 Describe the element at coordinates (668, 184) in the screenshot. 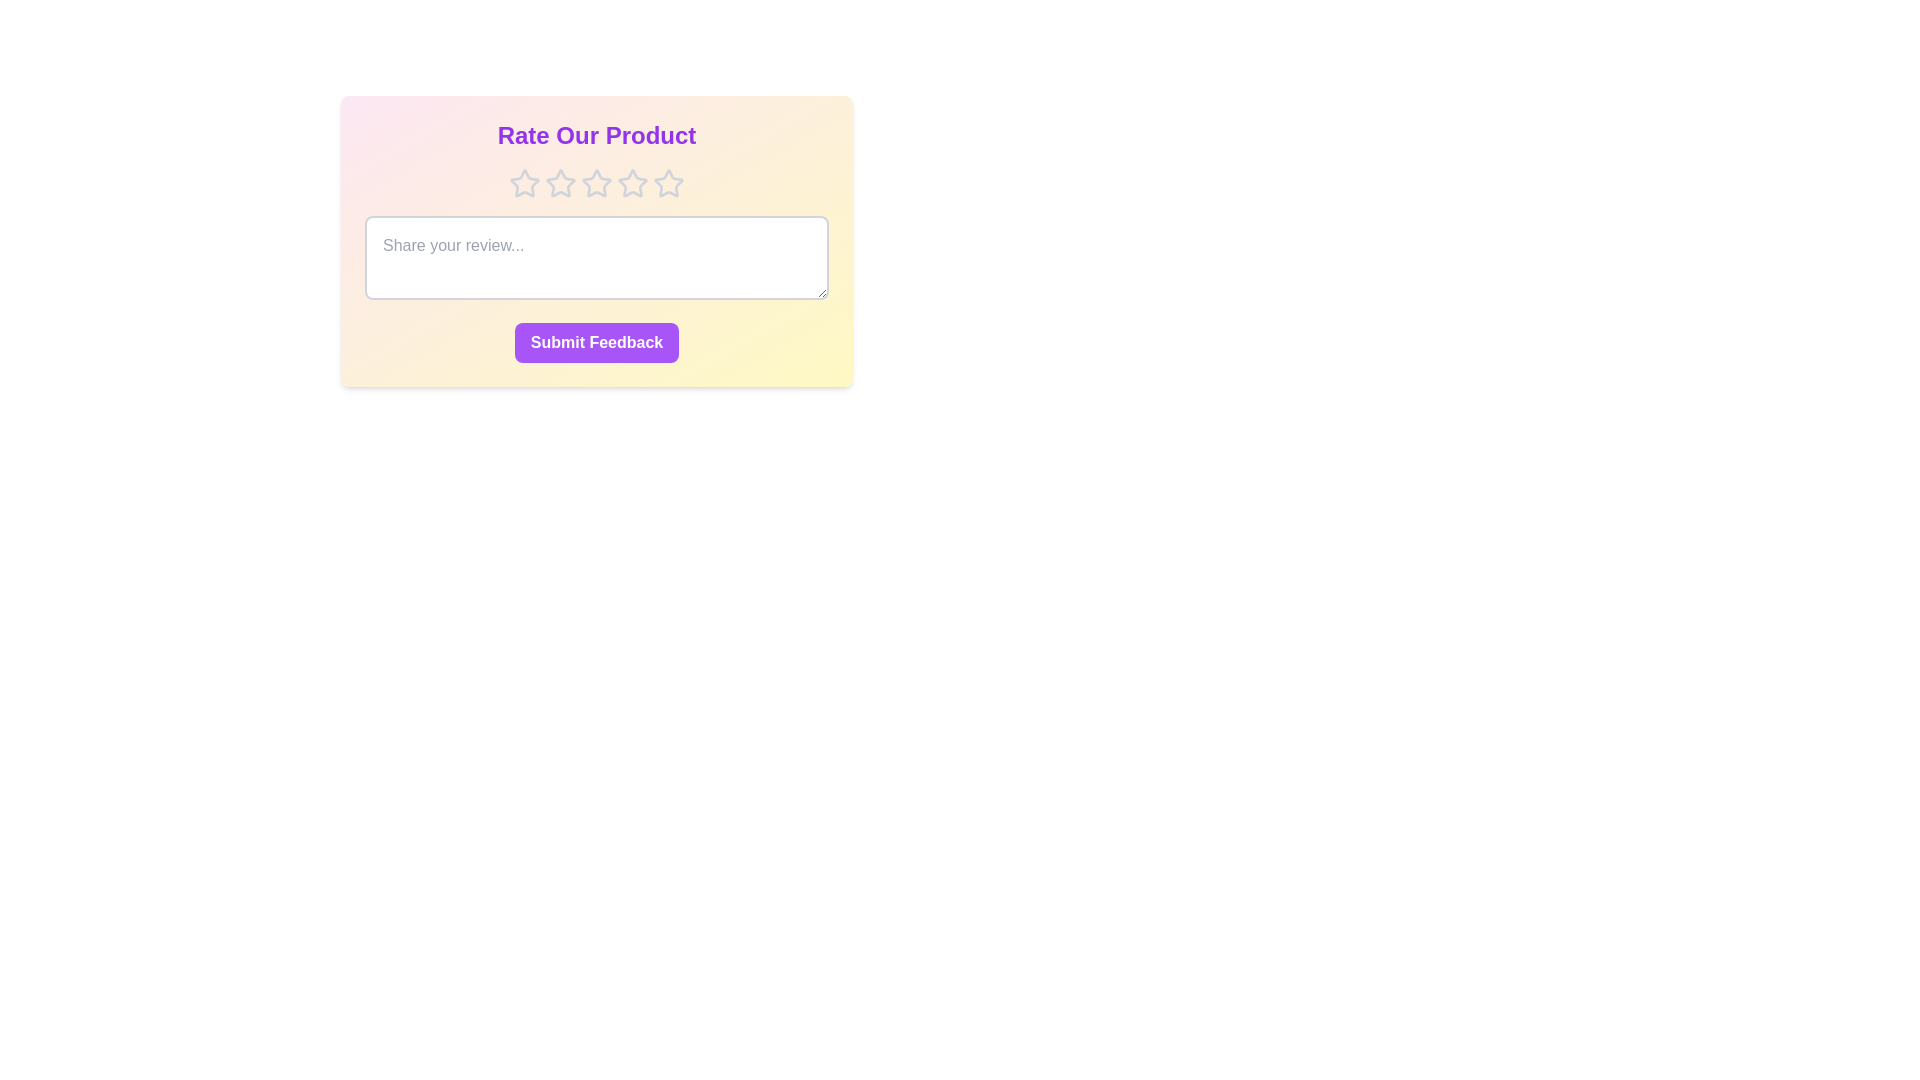

I see `the star corresponding to 5 to preview the selection effect` at that location.